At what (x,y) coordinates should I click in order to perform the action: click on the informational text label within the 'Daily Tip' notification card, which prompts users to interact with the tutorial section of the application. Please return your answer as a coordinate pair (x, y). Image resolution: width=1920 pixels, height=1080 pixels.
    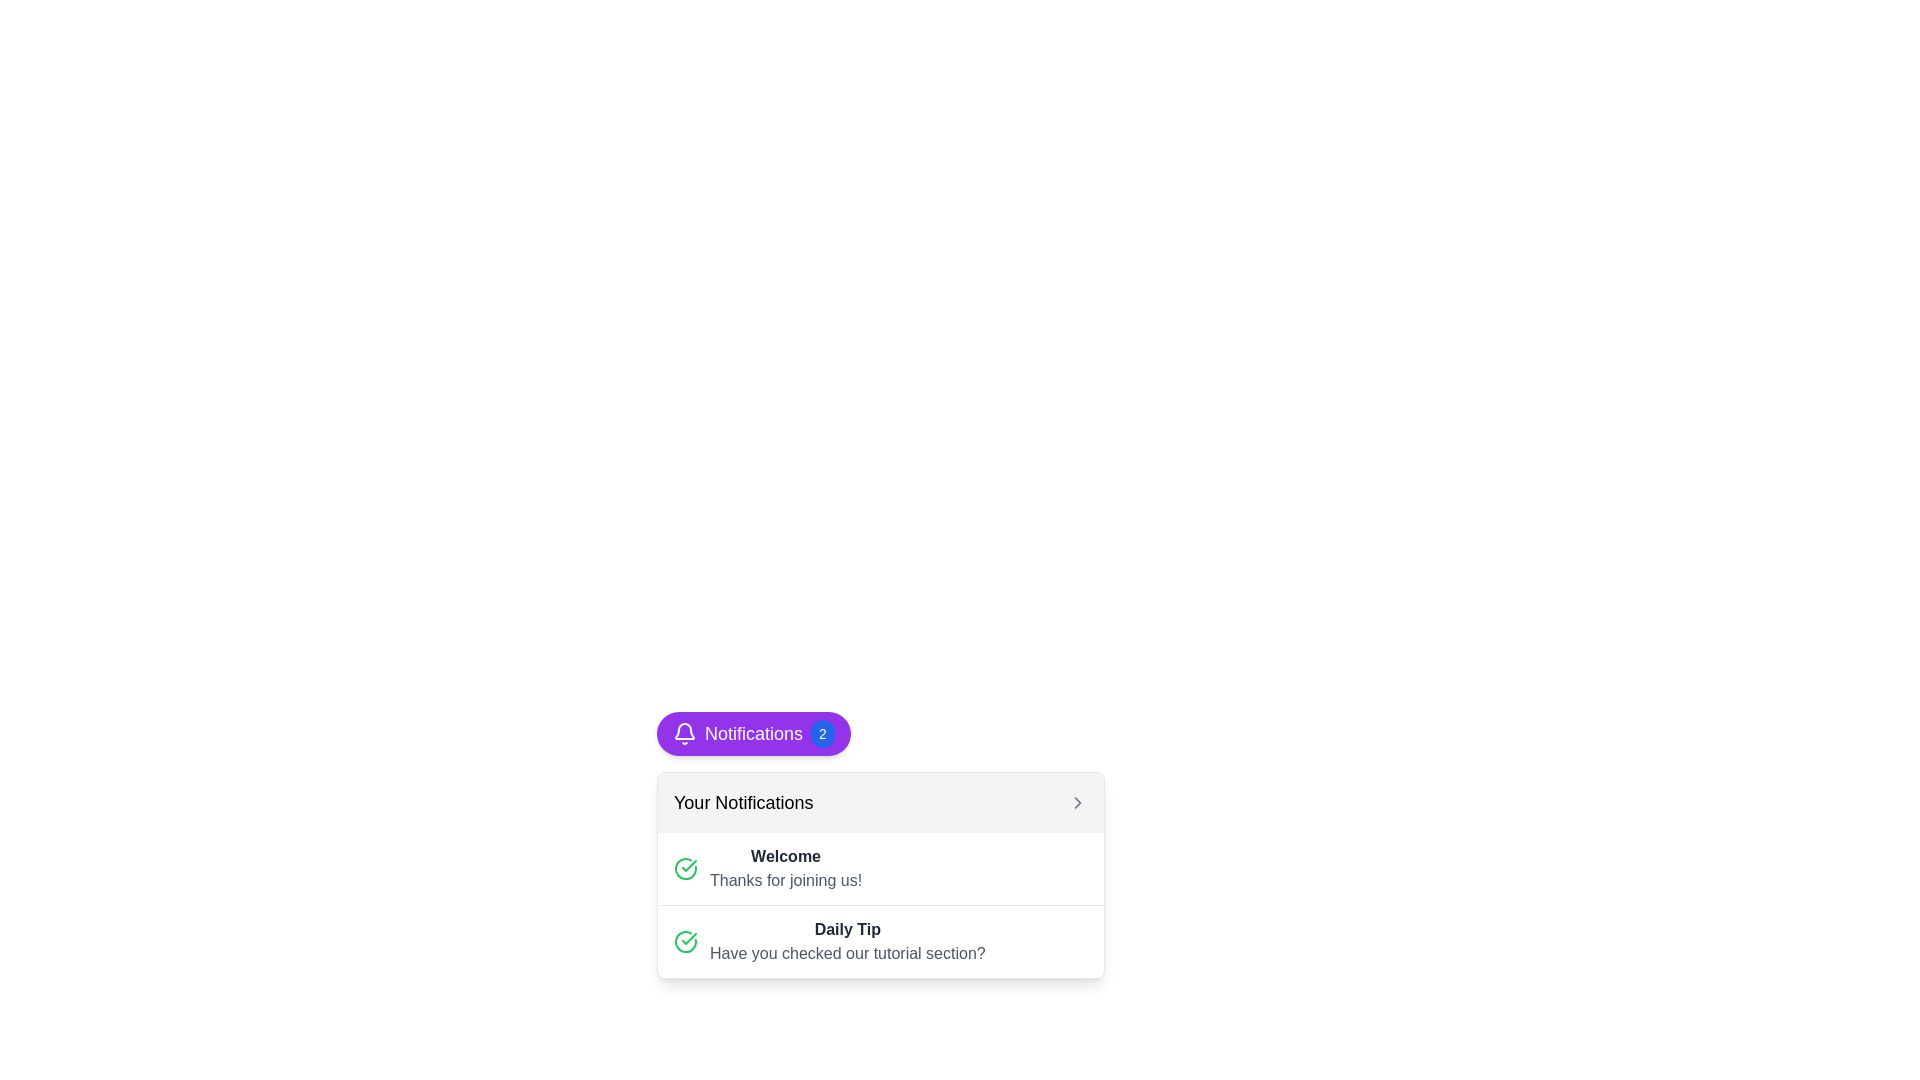
    Looking at the image, I should click on (847, 952).